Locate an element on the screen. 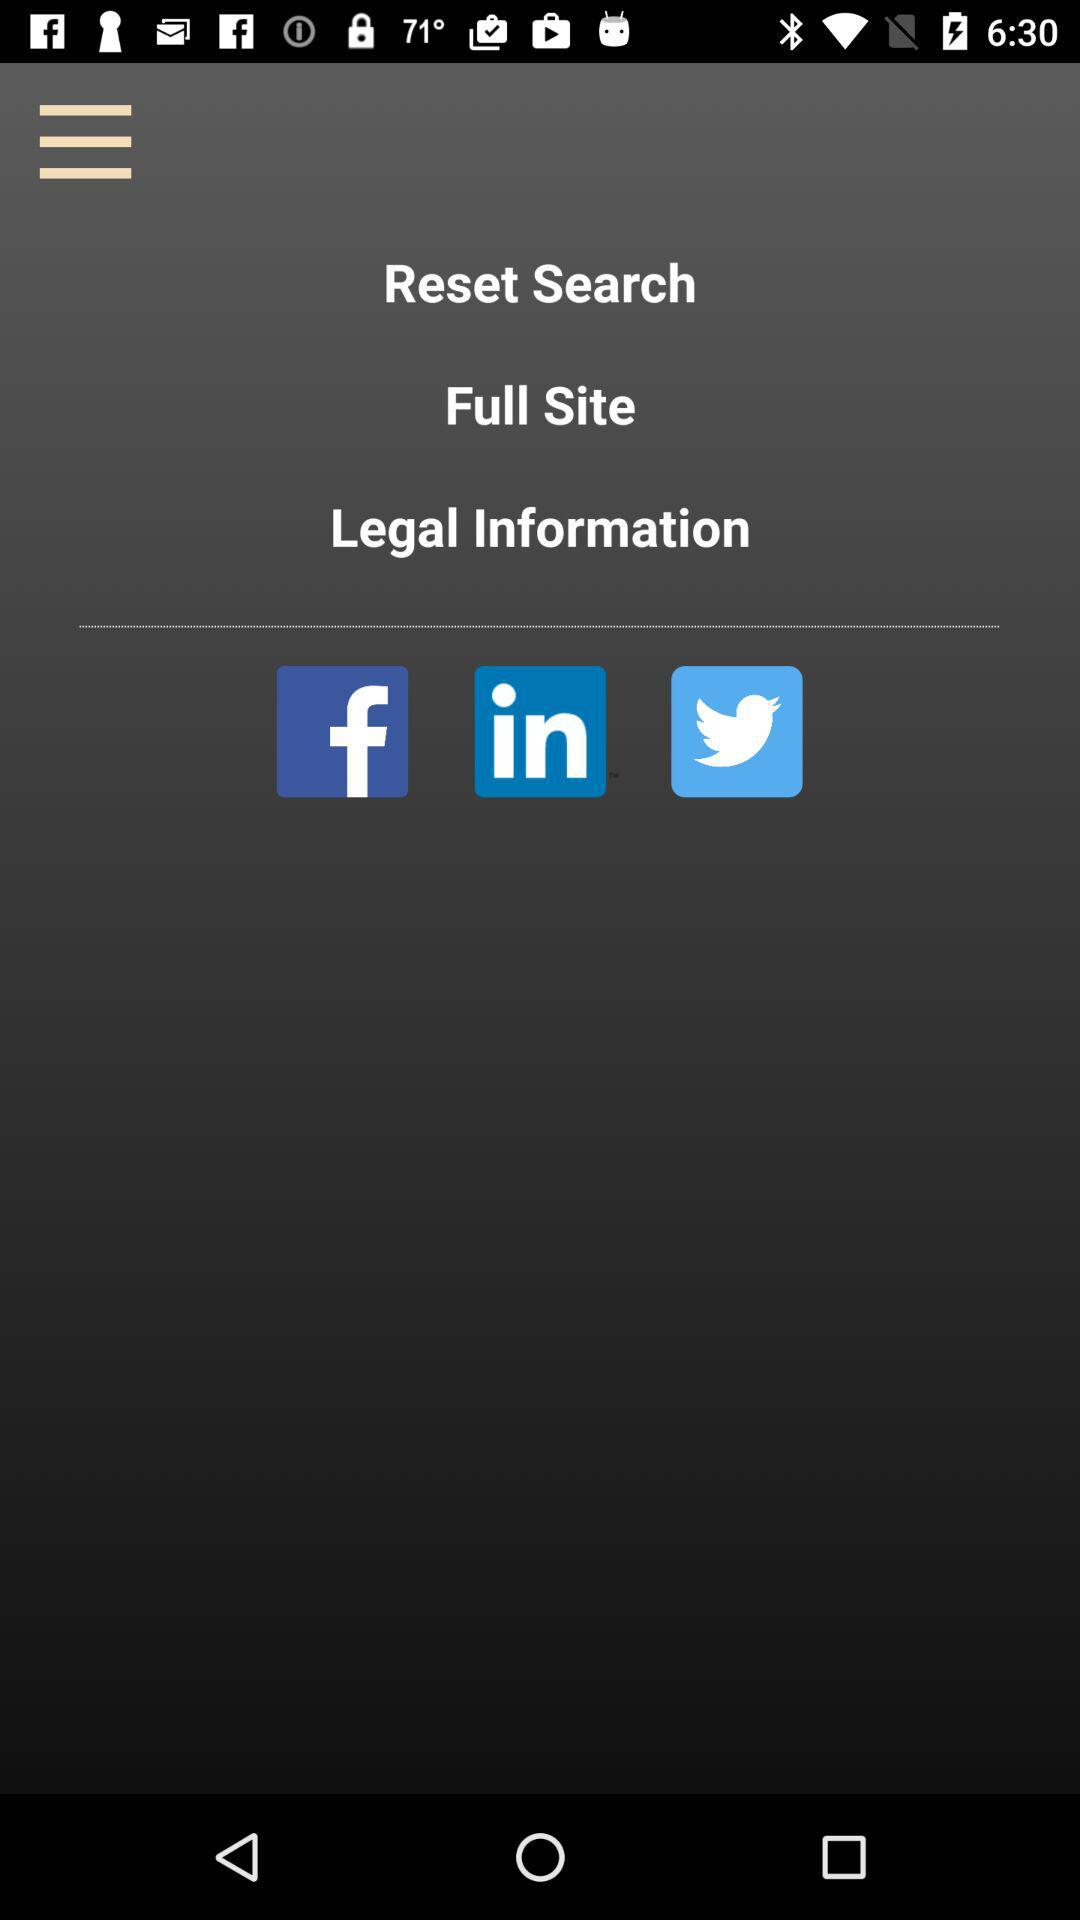  linkedin page is located at coordinates (546, 730).